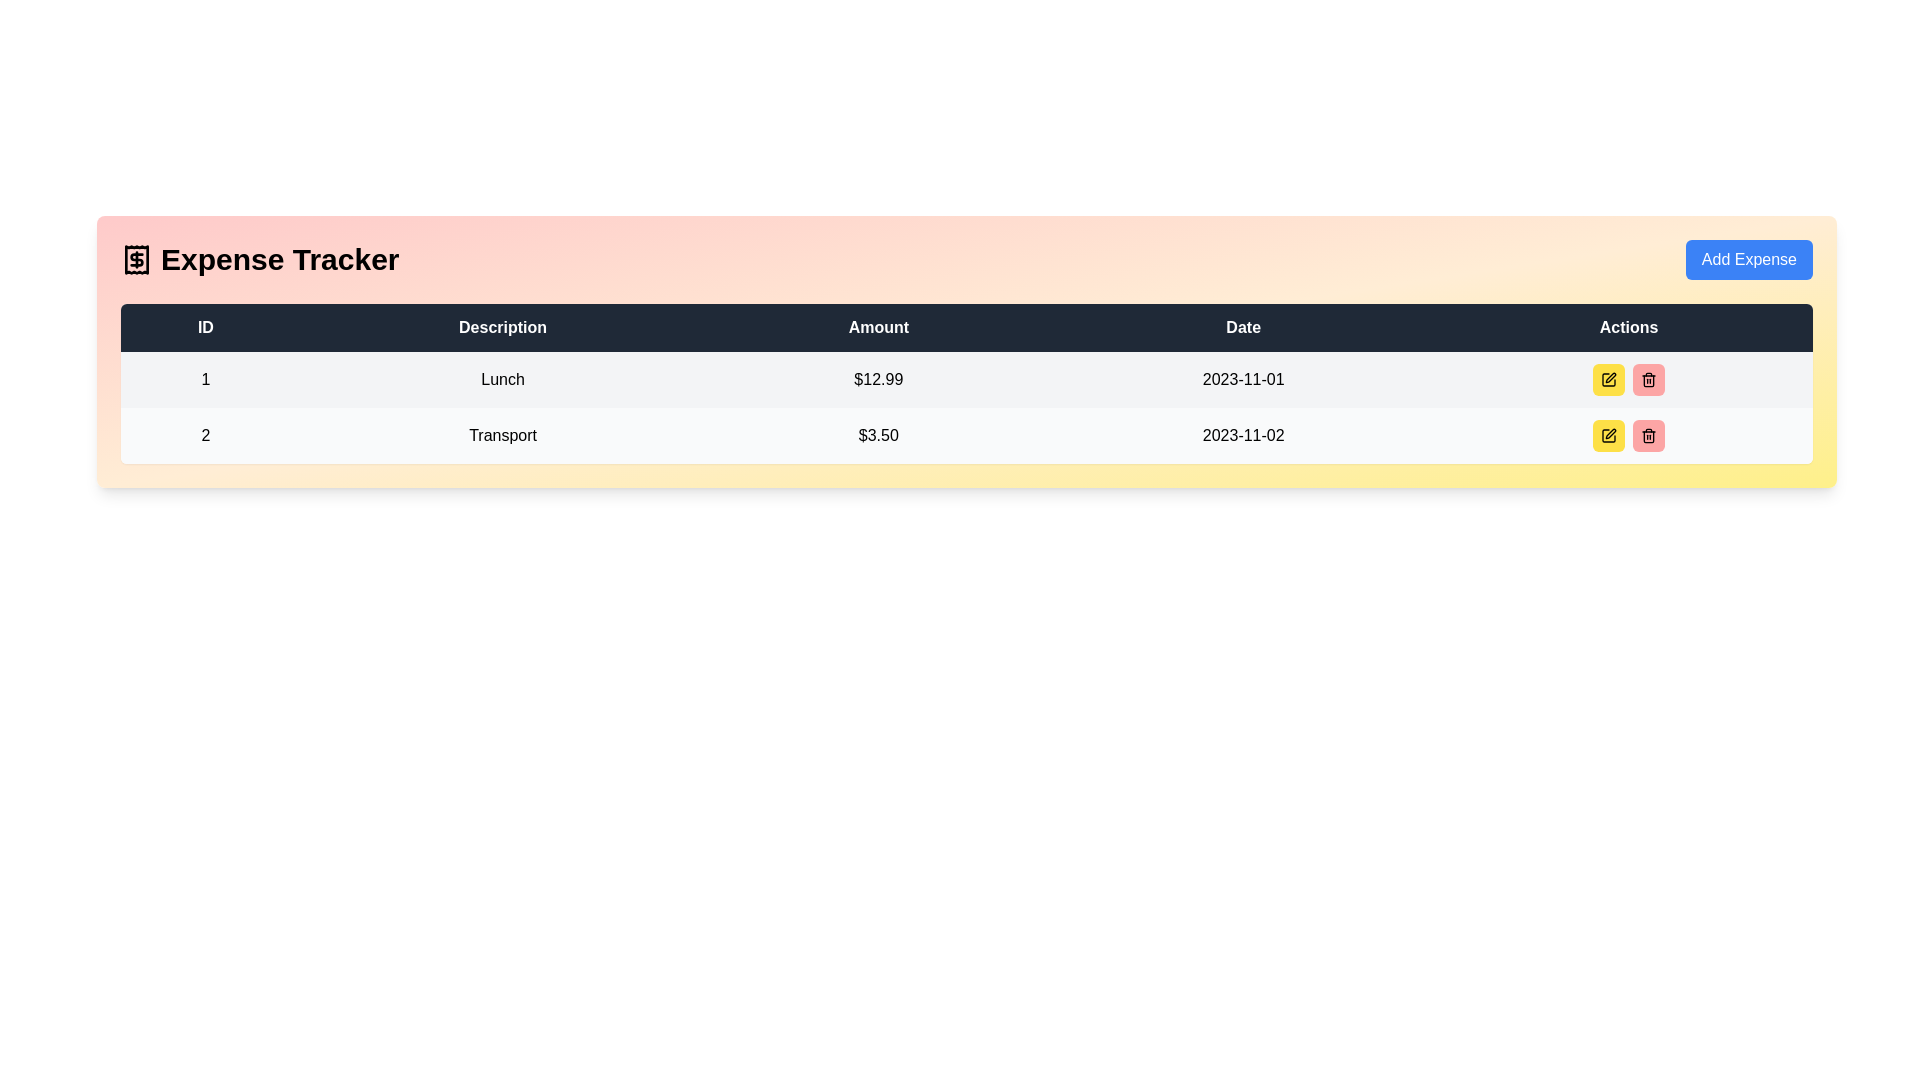 The width and height of the screenshot is (1920, 1080). I want to click on the text display in the fourth column of the second row that shows the date associated with the record, so click(1242, 434).